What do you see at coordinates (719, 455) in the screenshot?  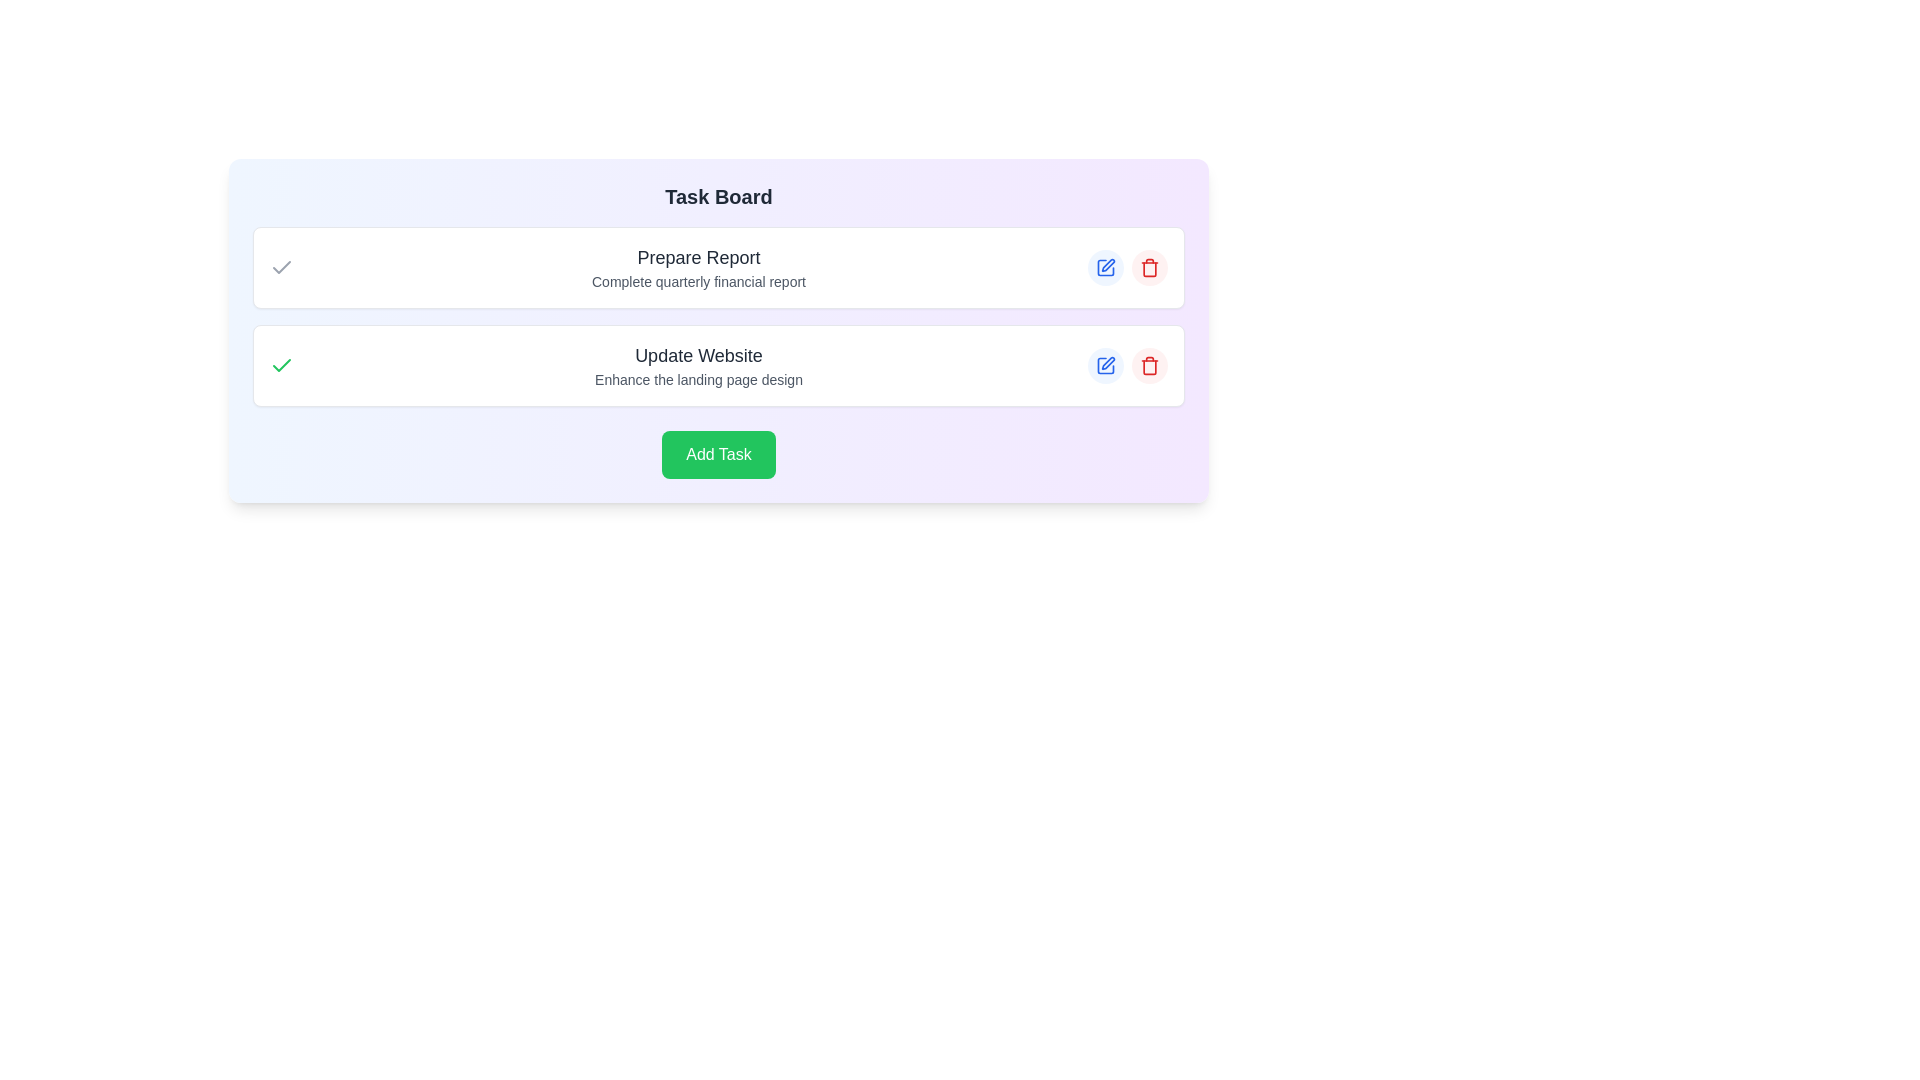 I see `the button at the bottom of the 'Task Board' section` at bounding box center [719, 455].